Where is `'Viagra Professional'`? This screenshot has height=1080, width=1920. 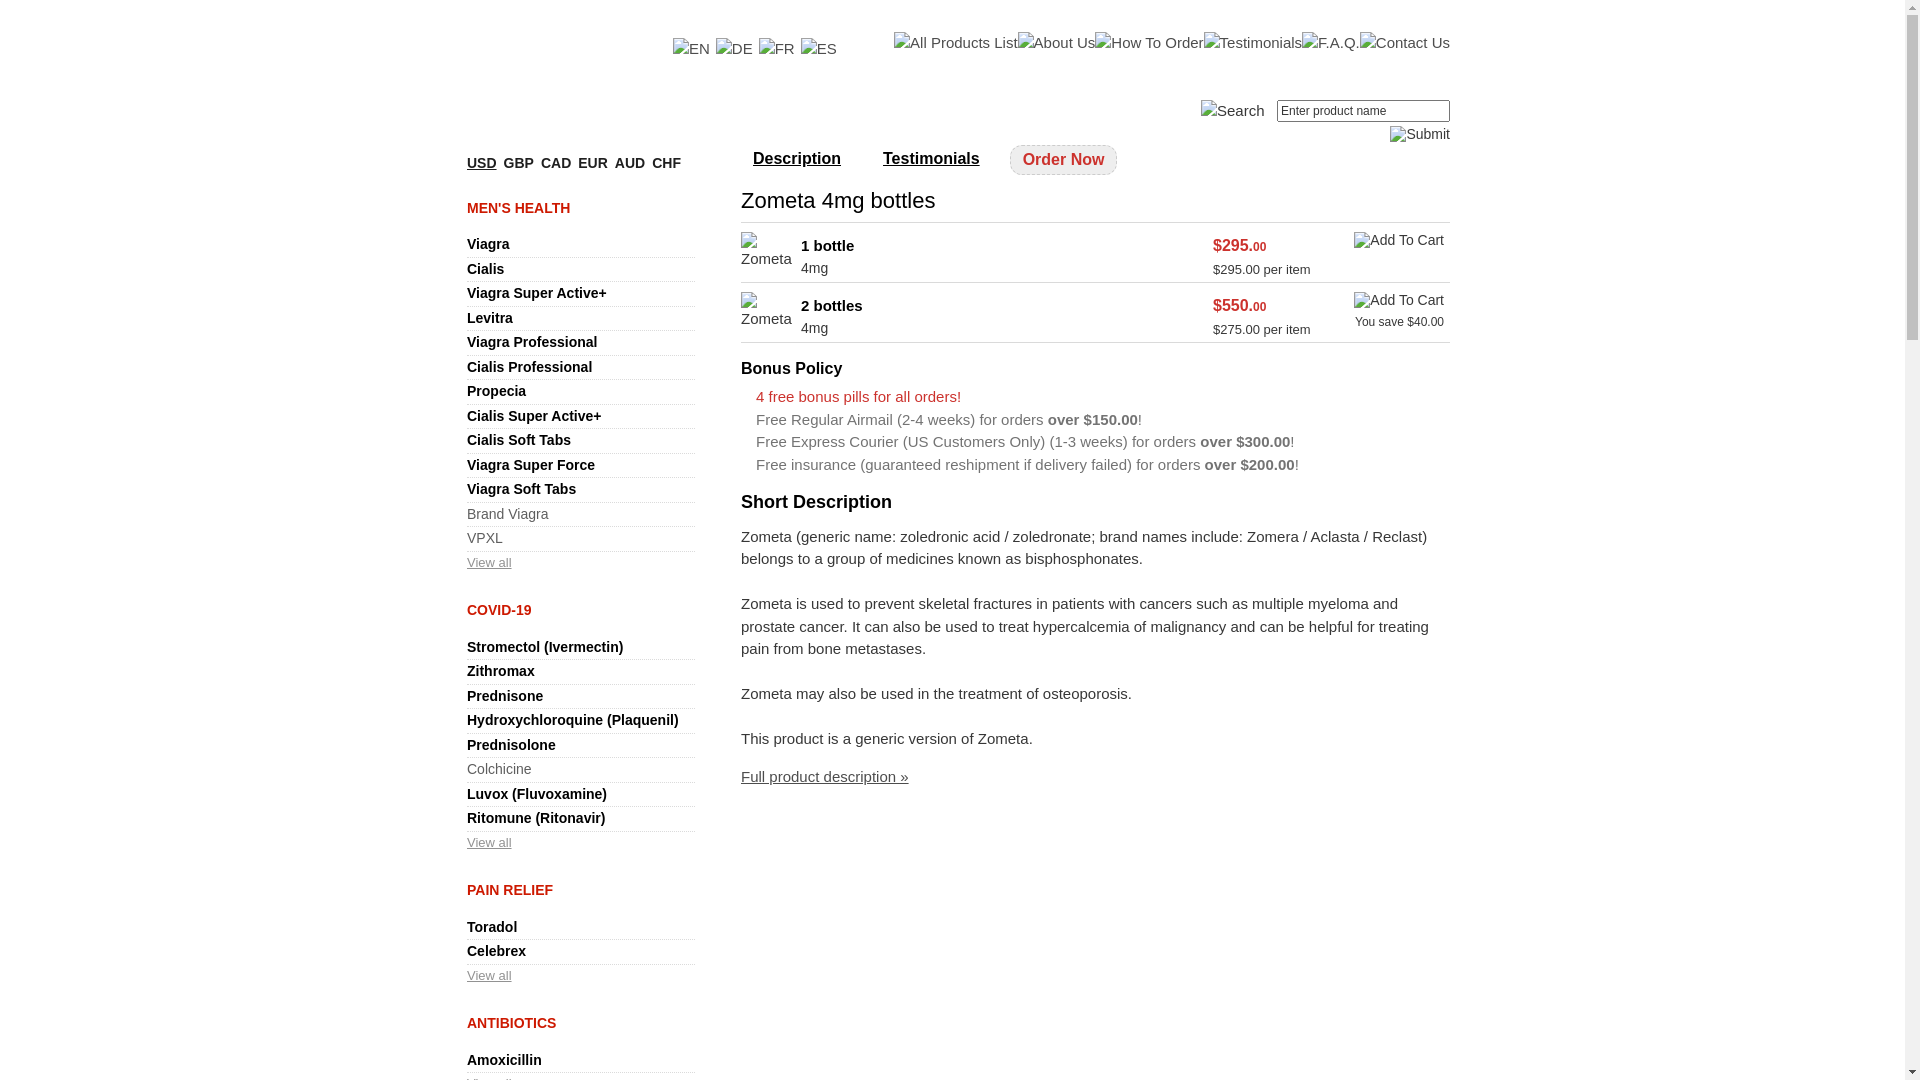
'Viagra Professional' is located at coordinates (532, 341).